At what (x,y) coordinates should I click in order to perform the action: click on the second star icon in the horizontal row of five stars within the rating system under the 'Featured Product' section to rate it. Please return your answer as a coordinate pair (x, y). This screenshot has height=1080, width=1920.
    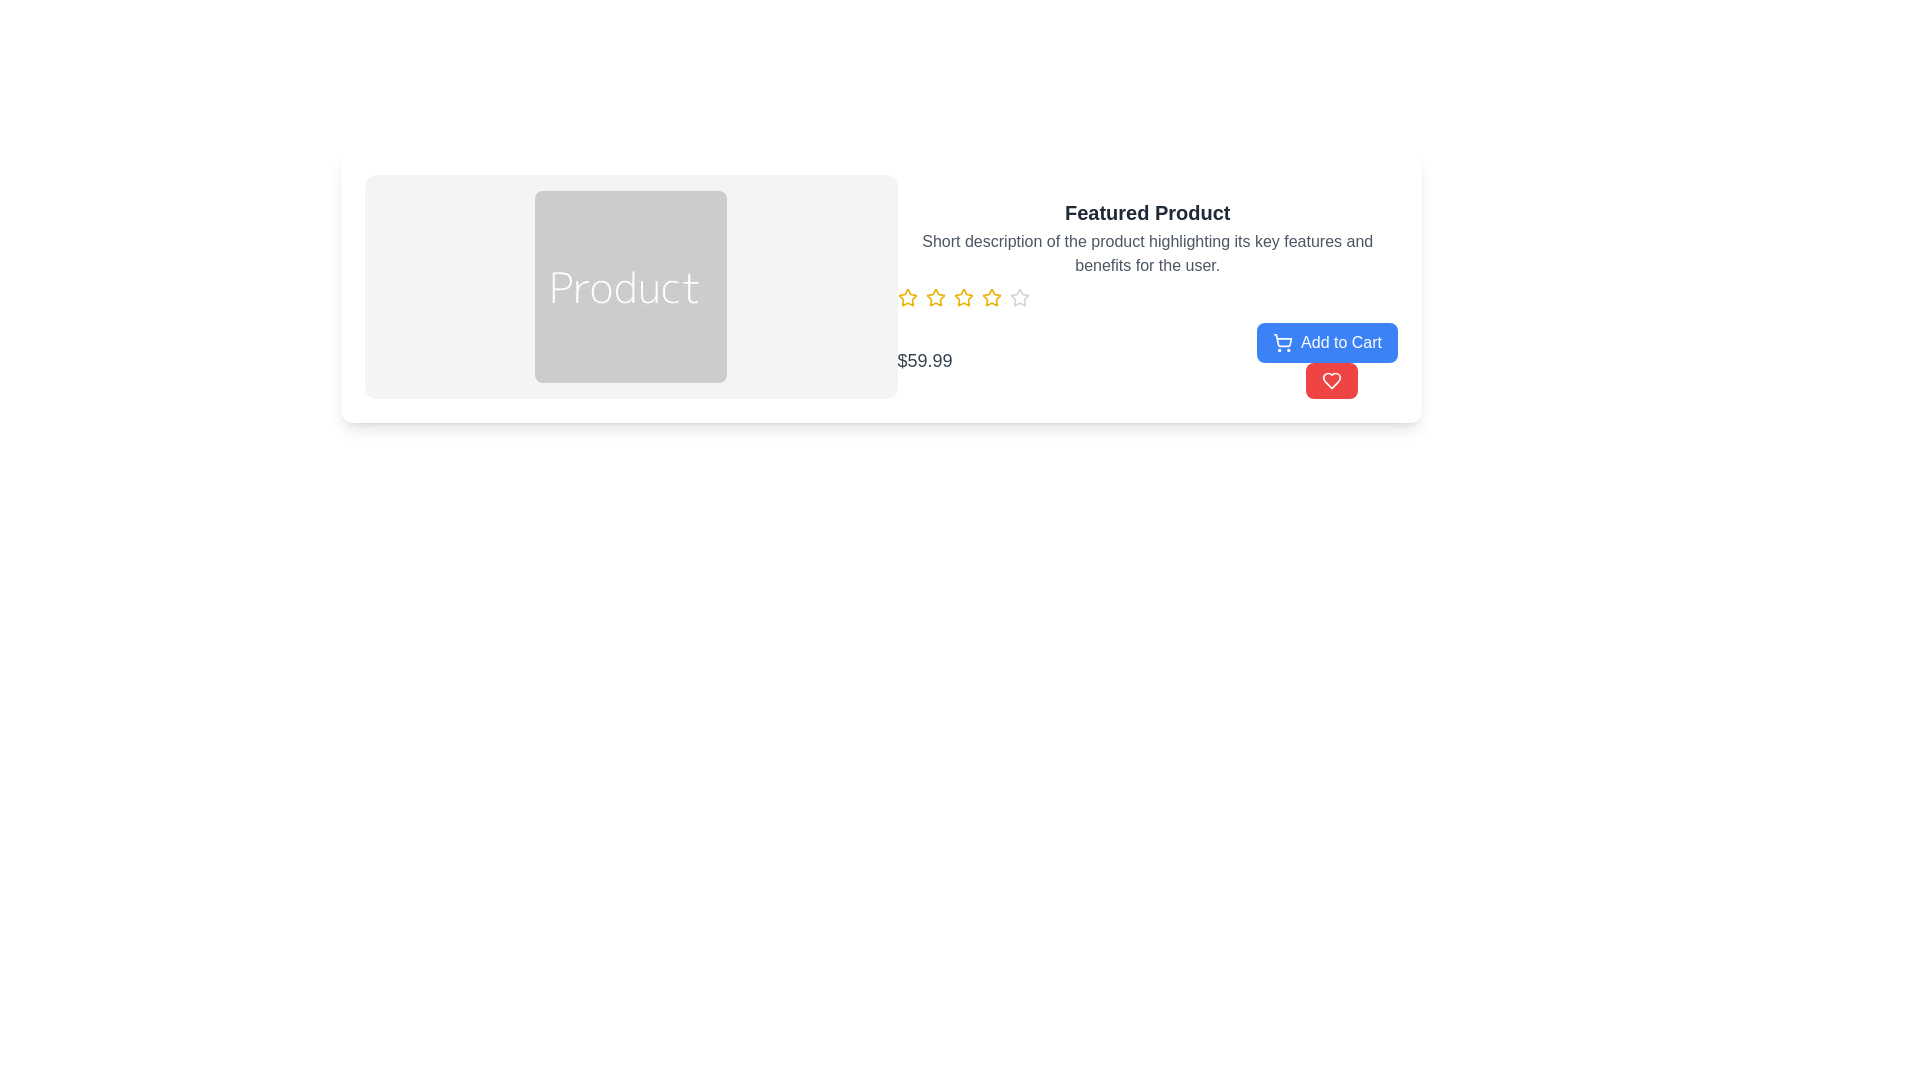
    Looking at the image, I should click on (934, 297).